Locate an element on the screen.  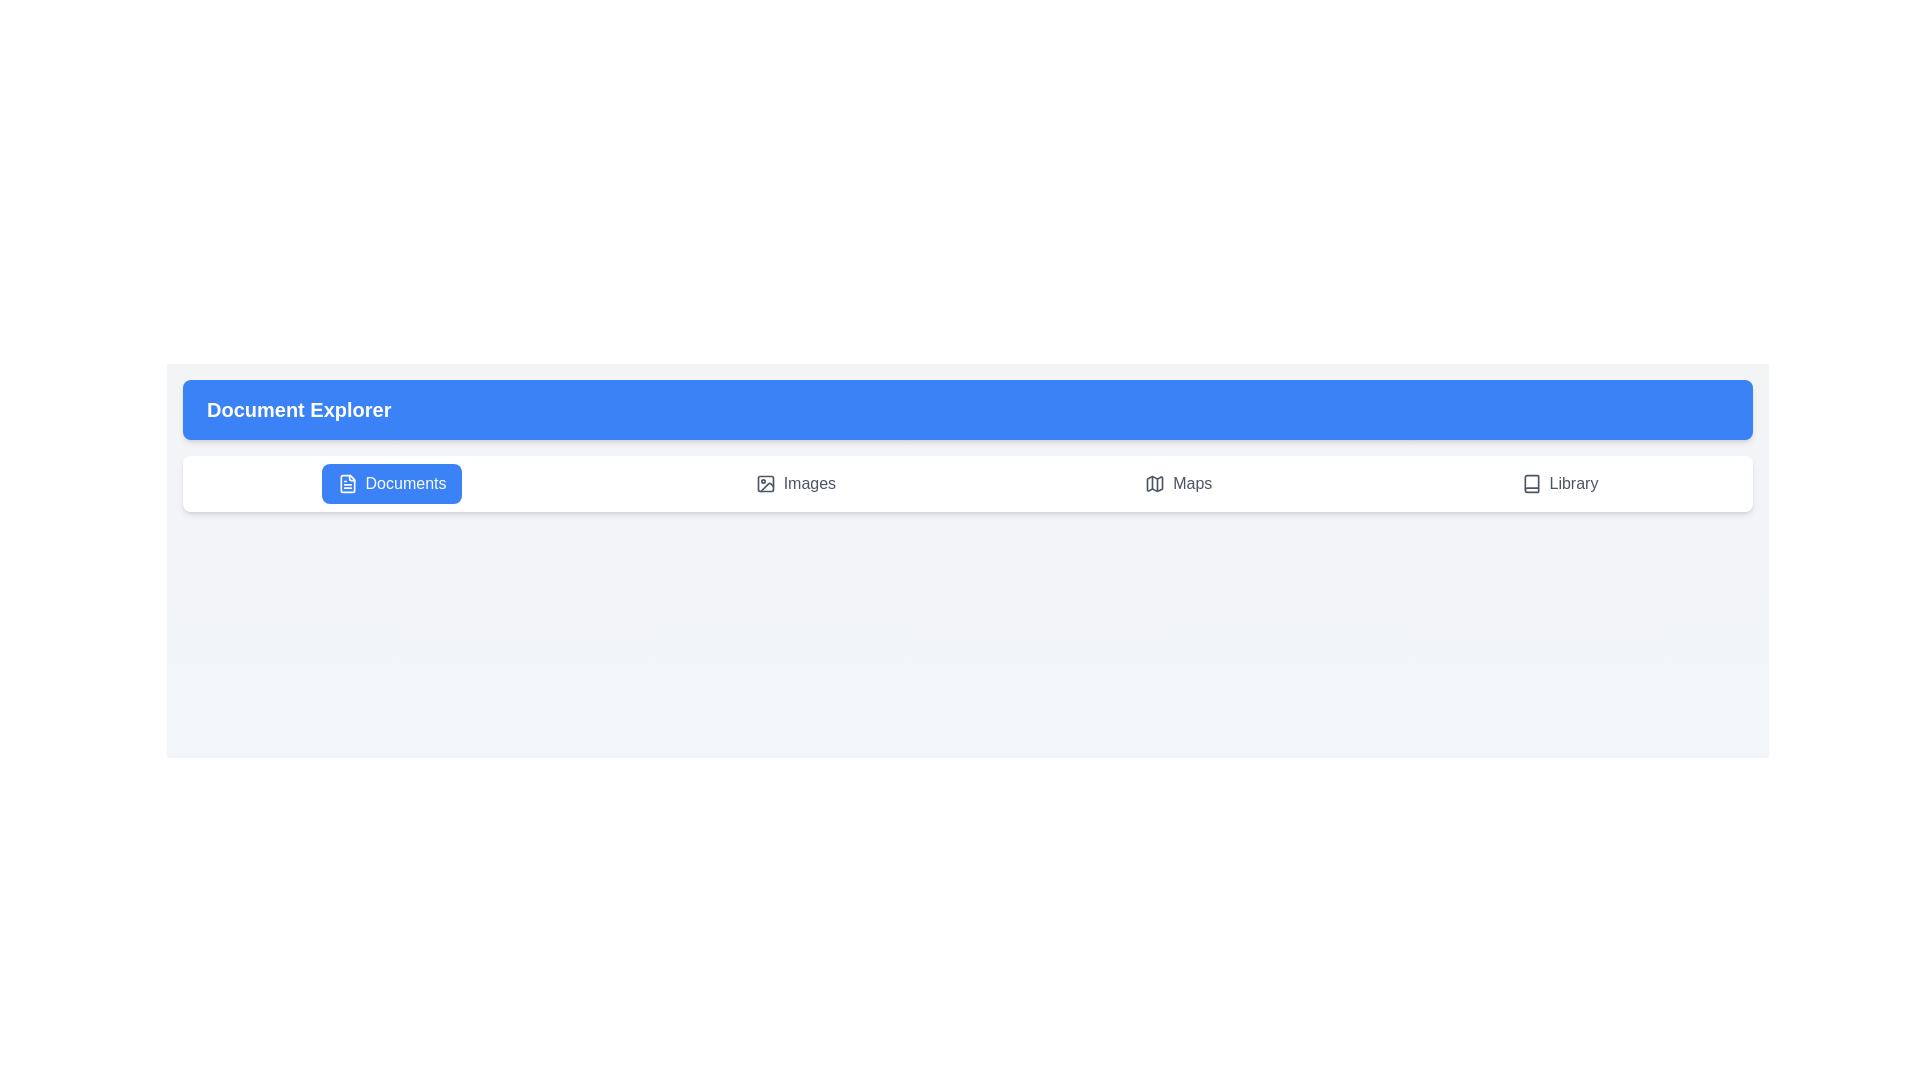
the Library tab is located at coordinates (1559, 483).